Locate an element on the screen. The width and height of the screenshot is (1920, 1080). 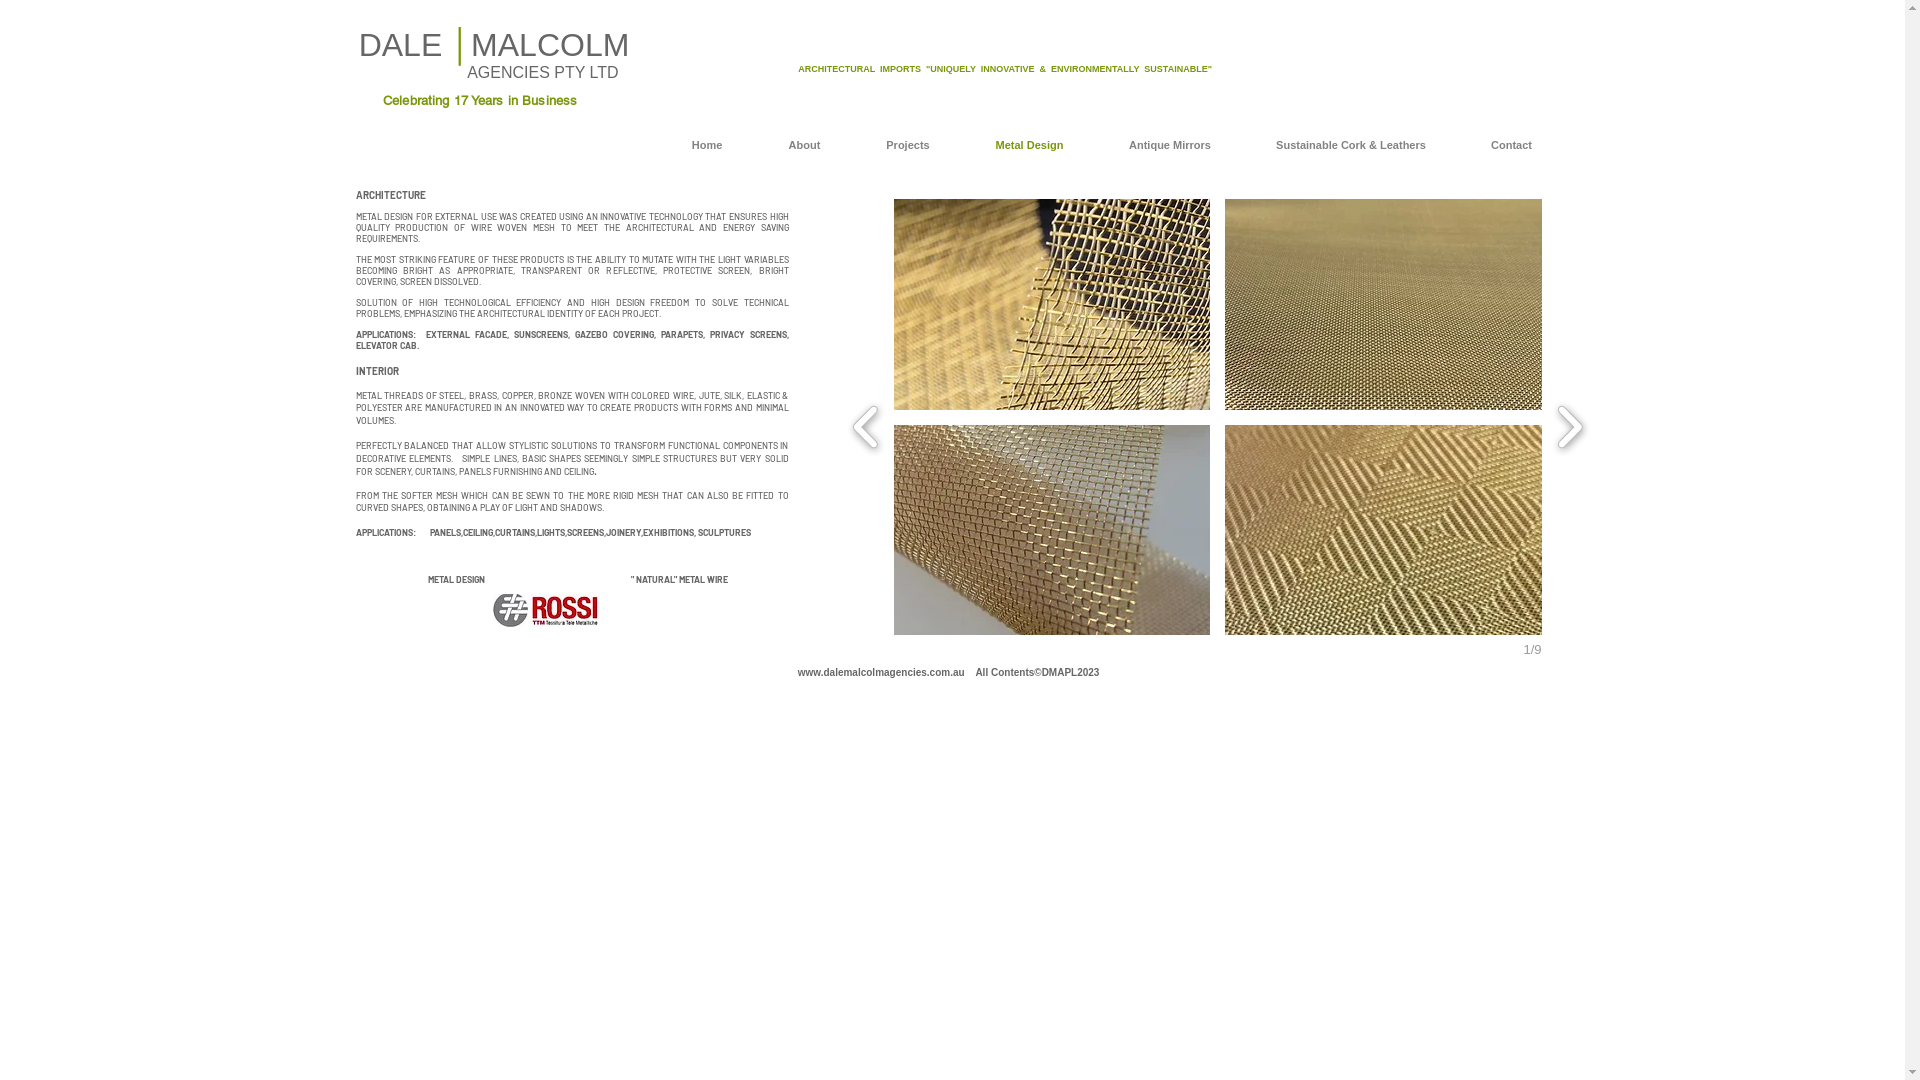
'Projects' is located at coordinates (907, 144).